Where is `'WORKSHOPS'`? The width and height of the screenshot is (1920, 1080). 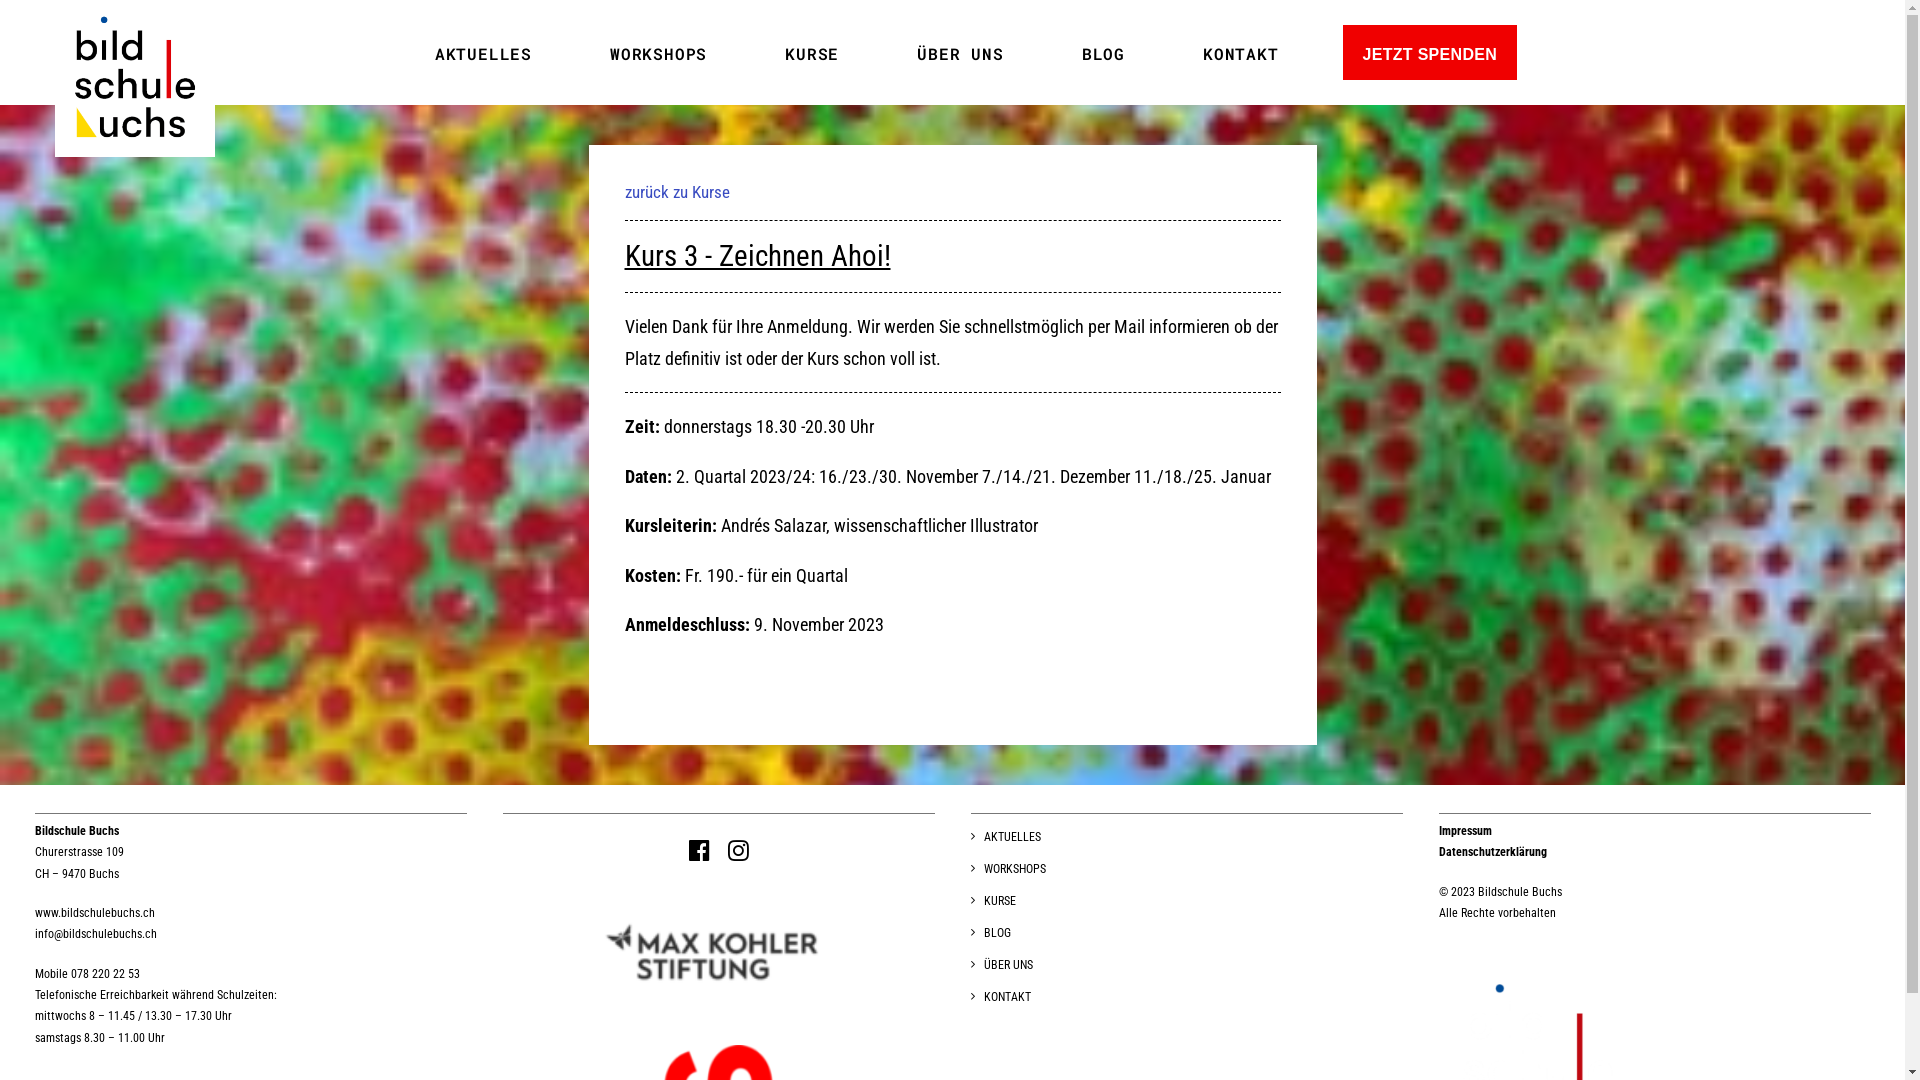 'WORKSHOPS' is located at coordinates (1007, 870).